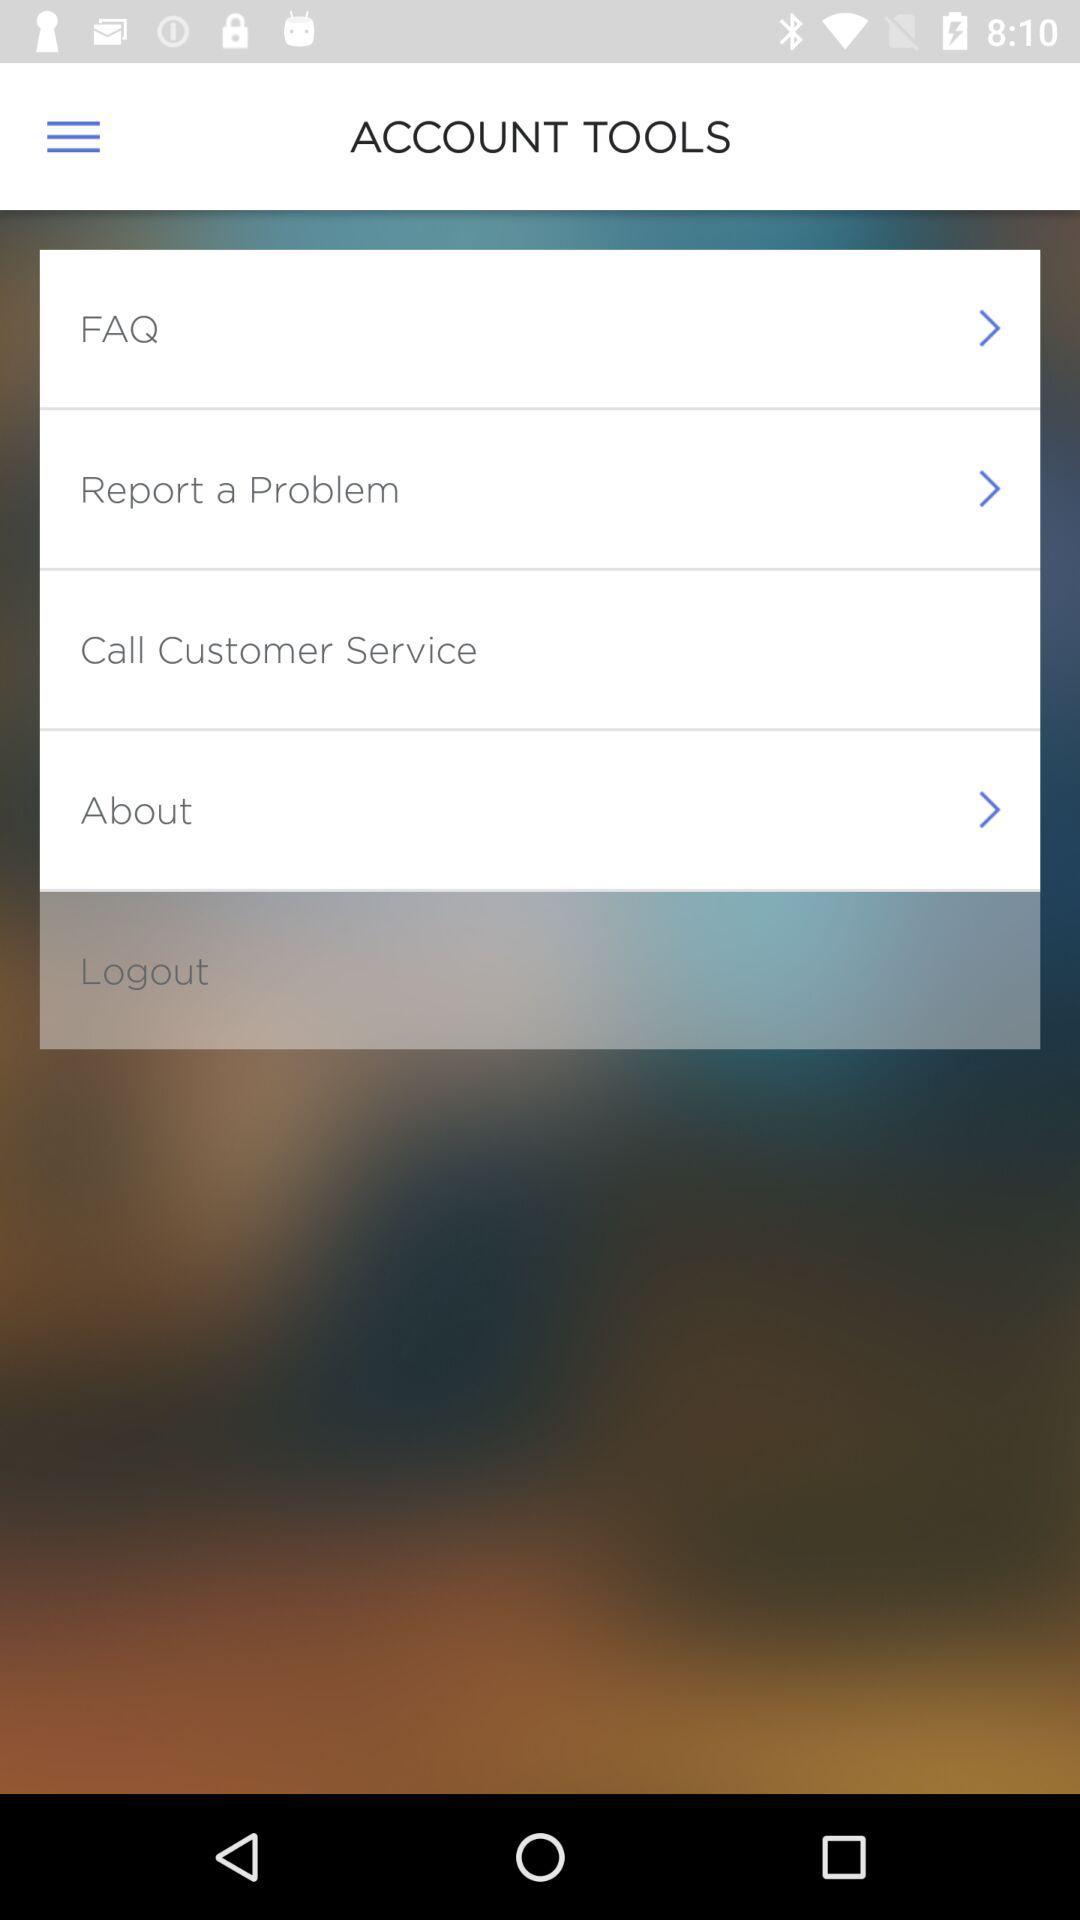 The height and width of the screenshot is (1920, 1080). I want to click on the app below the about app, so click(143, 970).